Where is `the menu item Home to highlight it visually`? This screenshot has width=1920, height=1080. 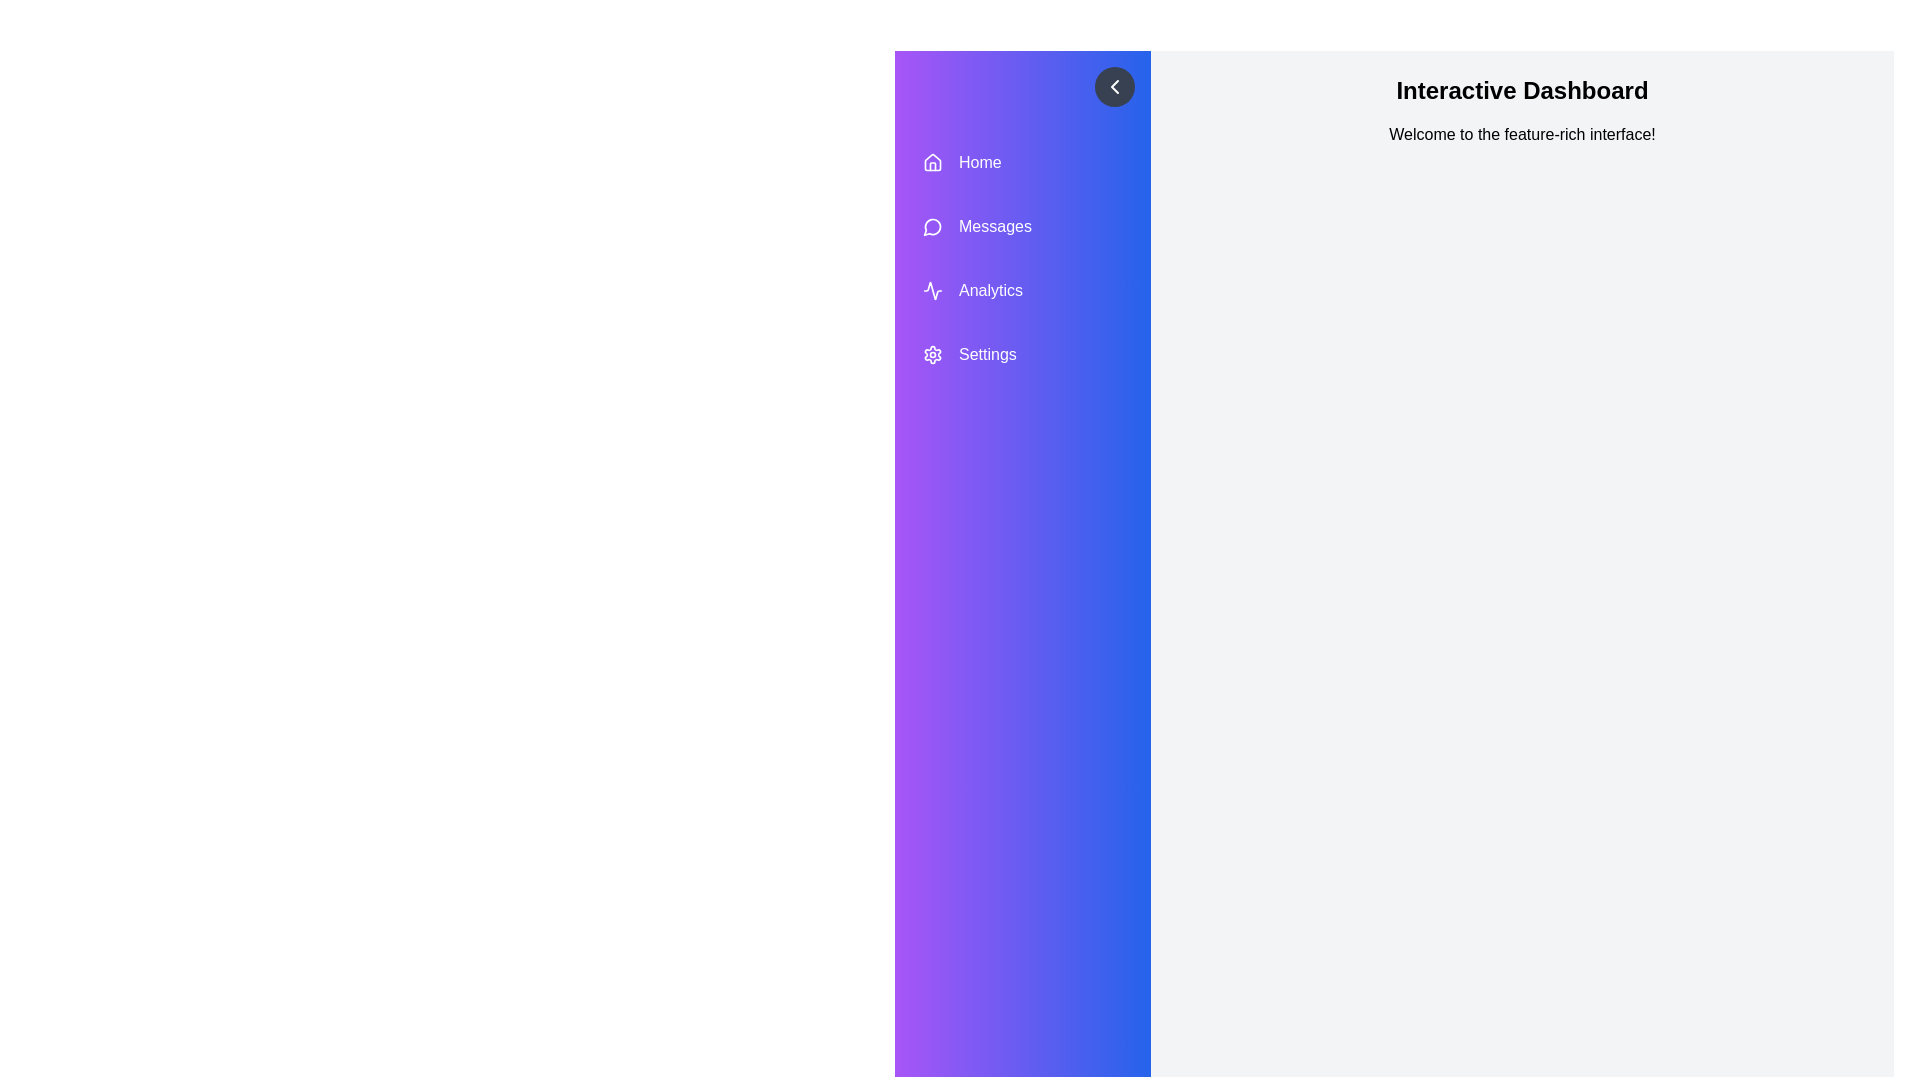 the menu item Home to highlight it visually is located at coordinates (1022, 161).